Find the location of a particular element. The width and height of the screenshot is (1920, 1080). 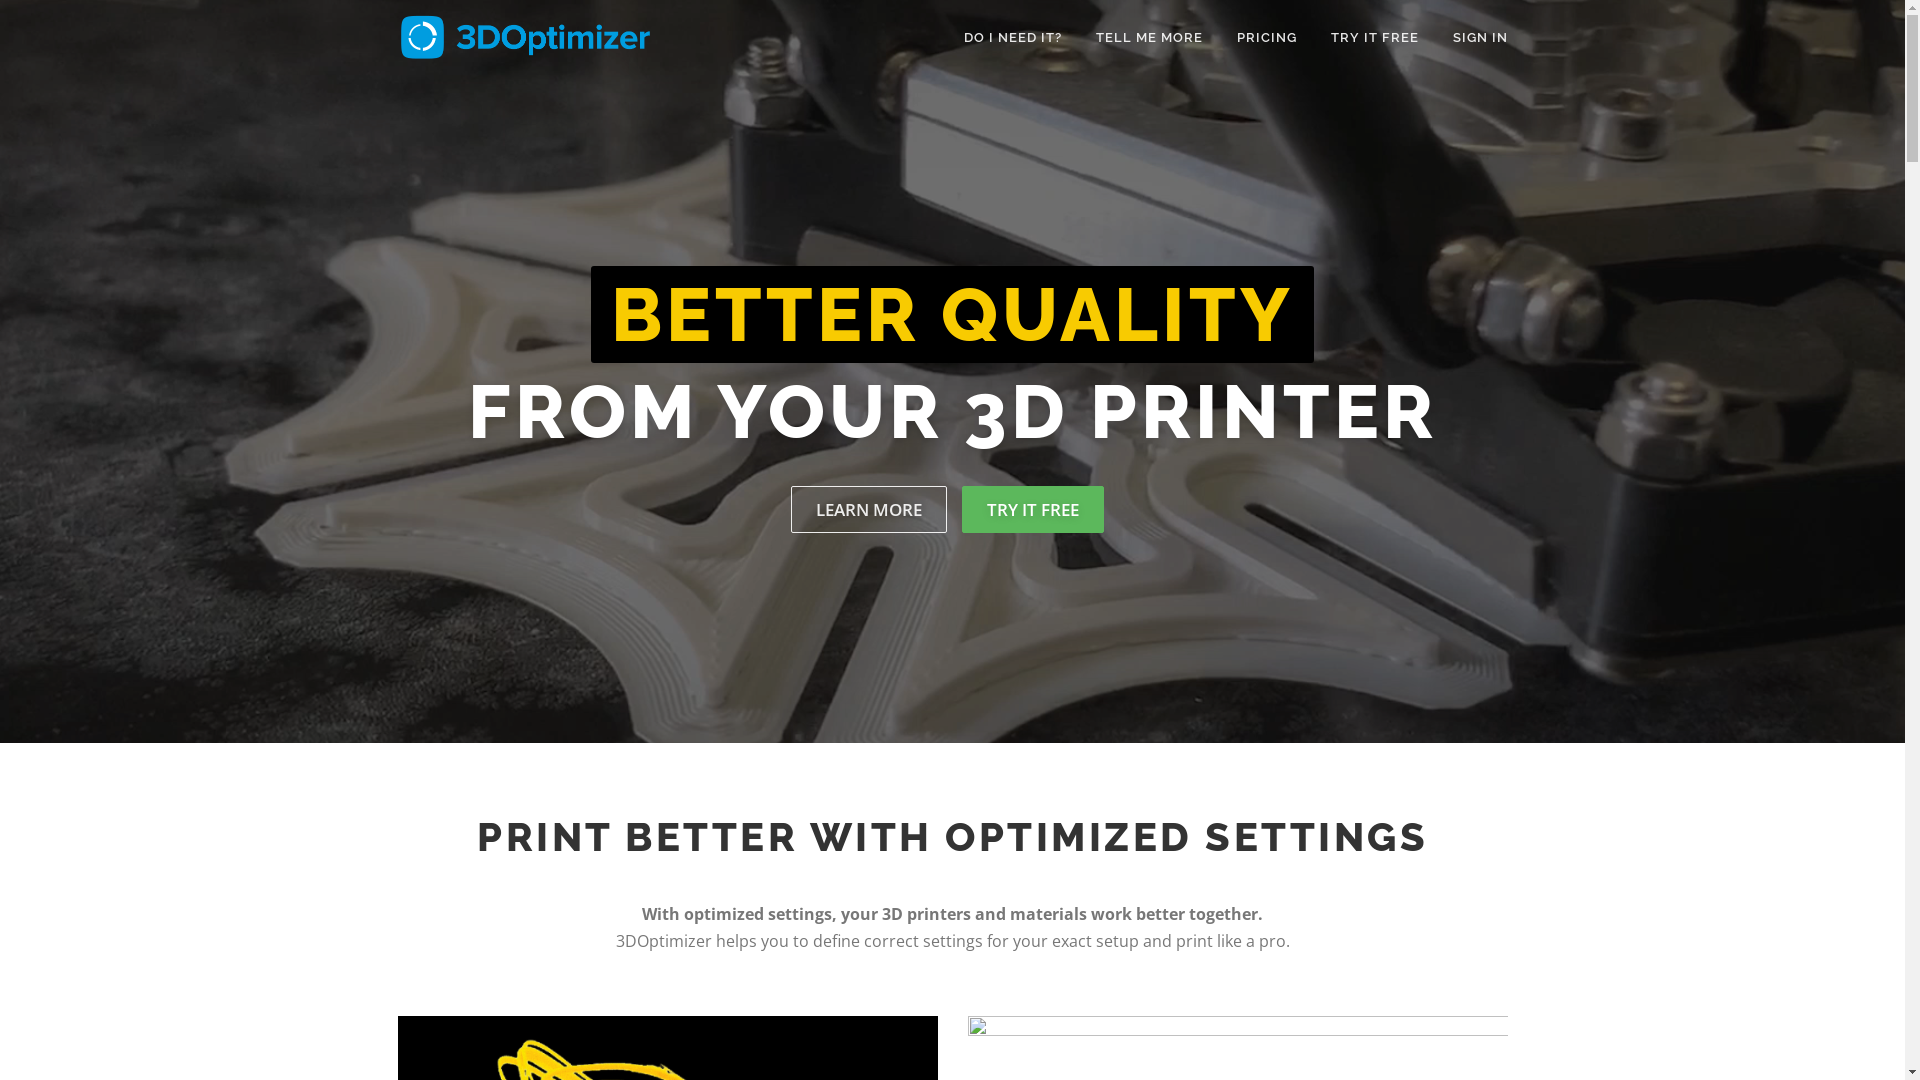

'TRY IT FREE' is located at coordinates (1032, 508).